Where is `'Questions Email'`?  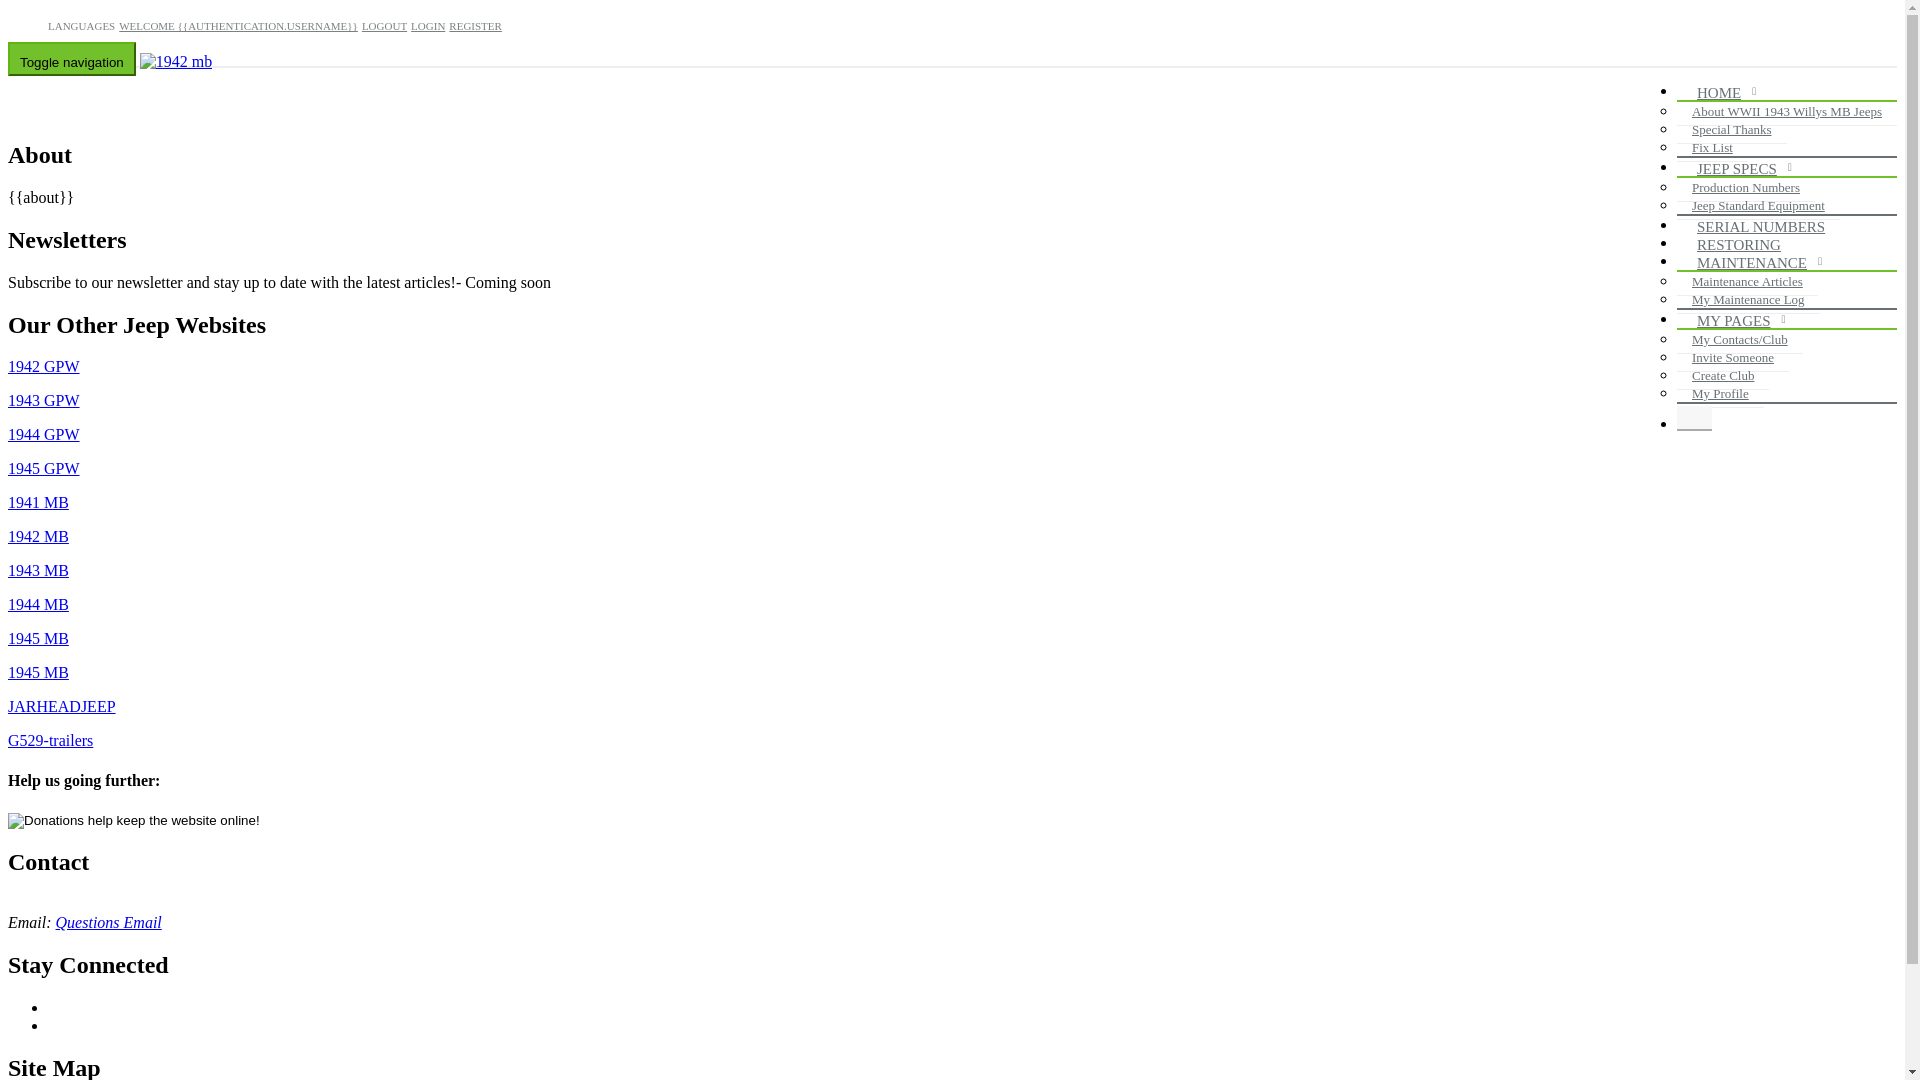
'Questions Email' is located at coordinates (108, 922).